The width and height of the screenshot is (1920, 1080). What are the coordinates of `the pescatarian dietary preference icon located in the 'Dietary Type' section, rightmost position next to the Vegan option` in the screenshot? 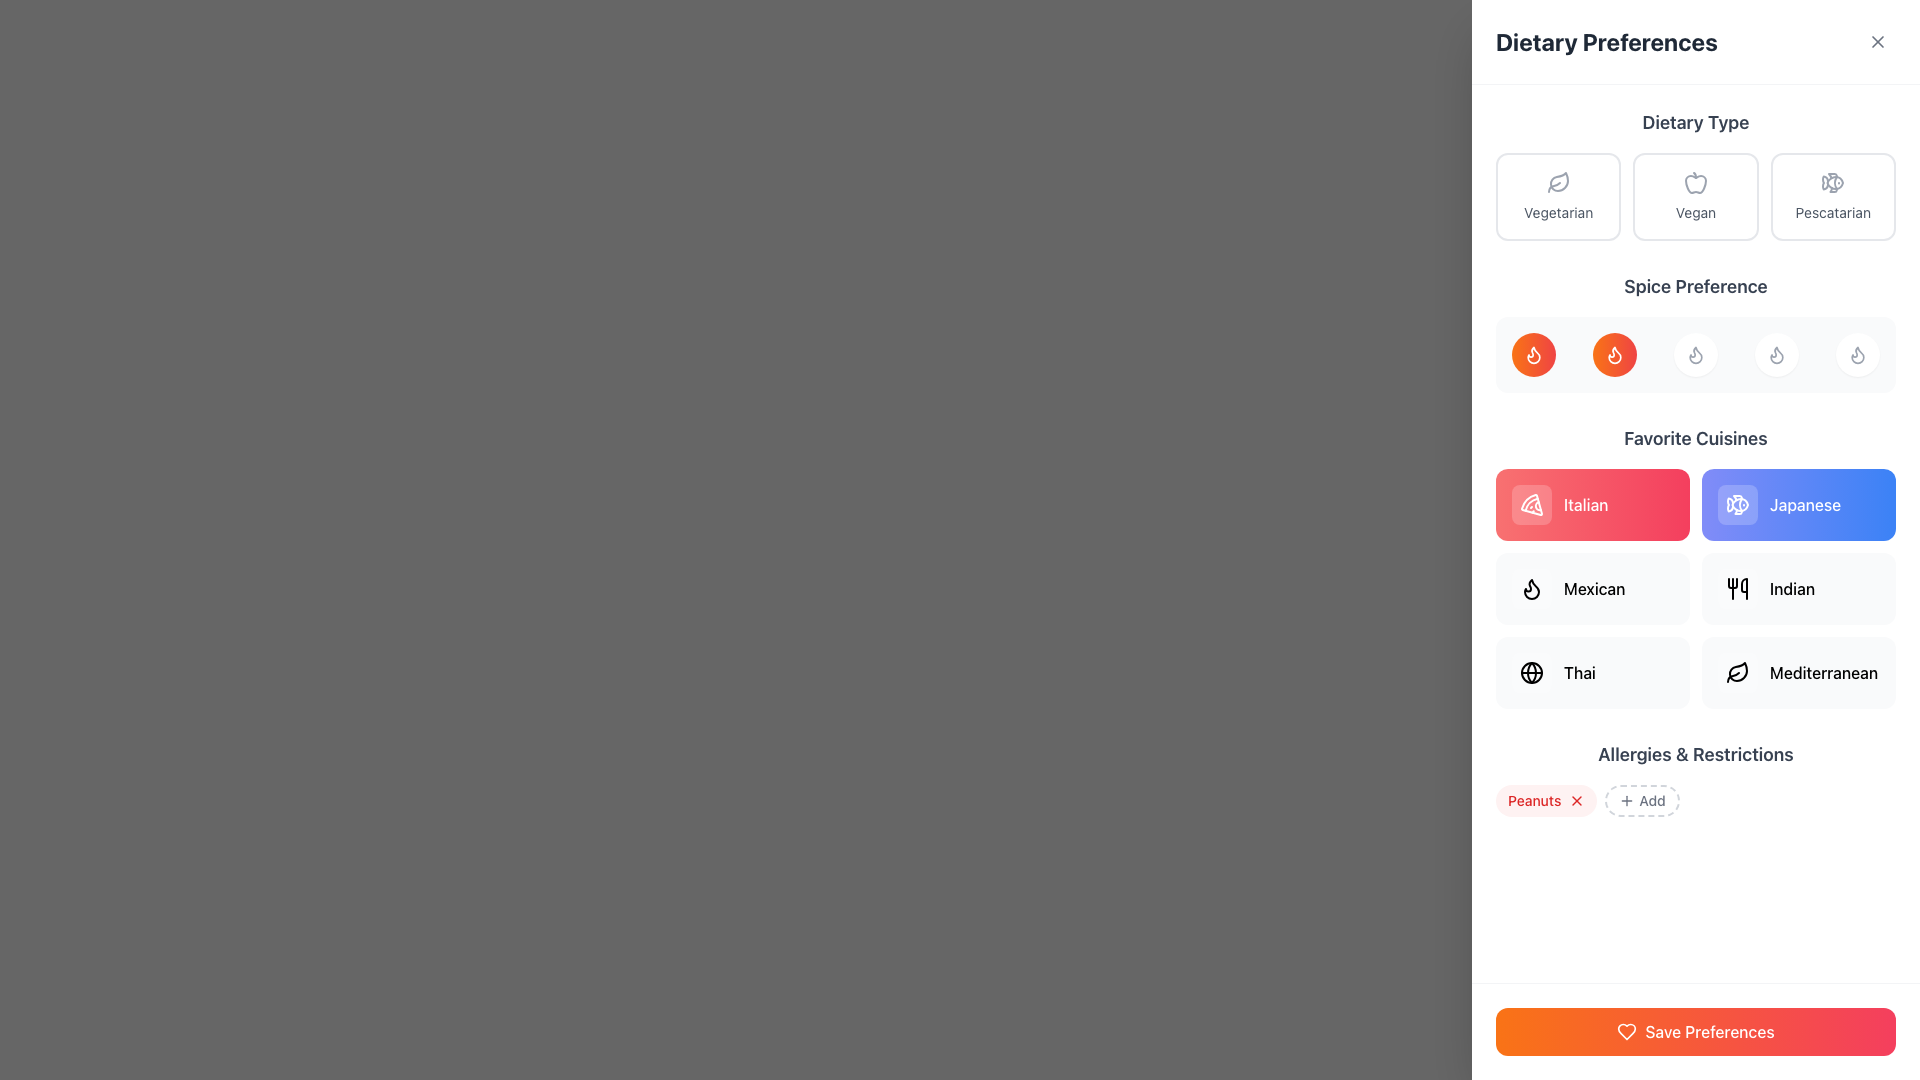 It's located at (1833, 182).